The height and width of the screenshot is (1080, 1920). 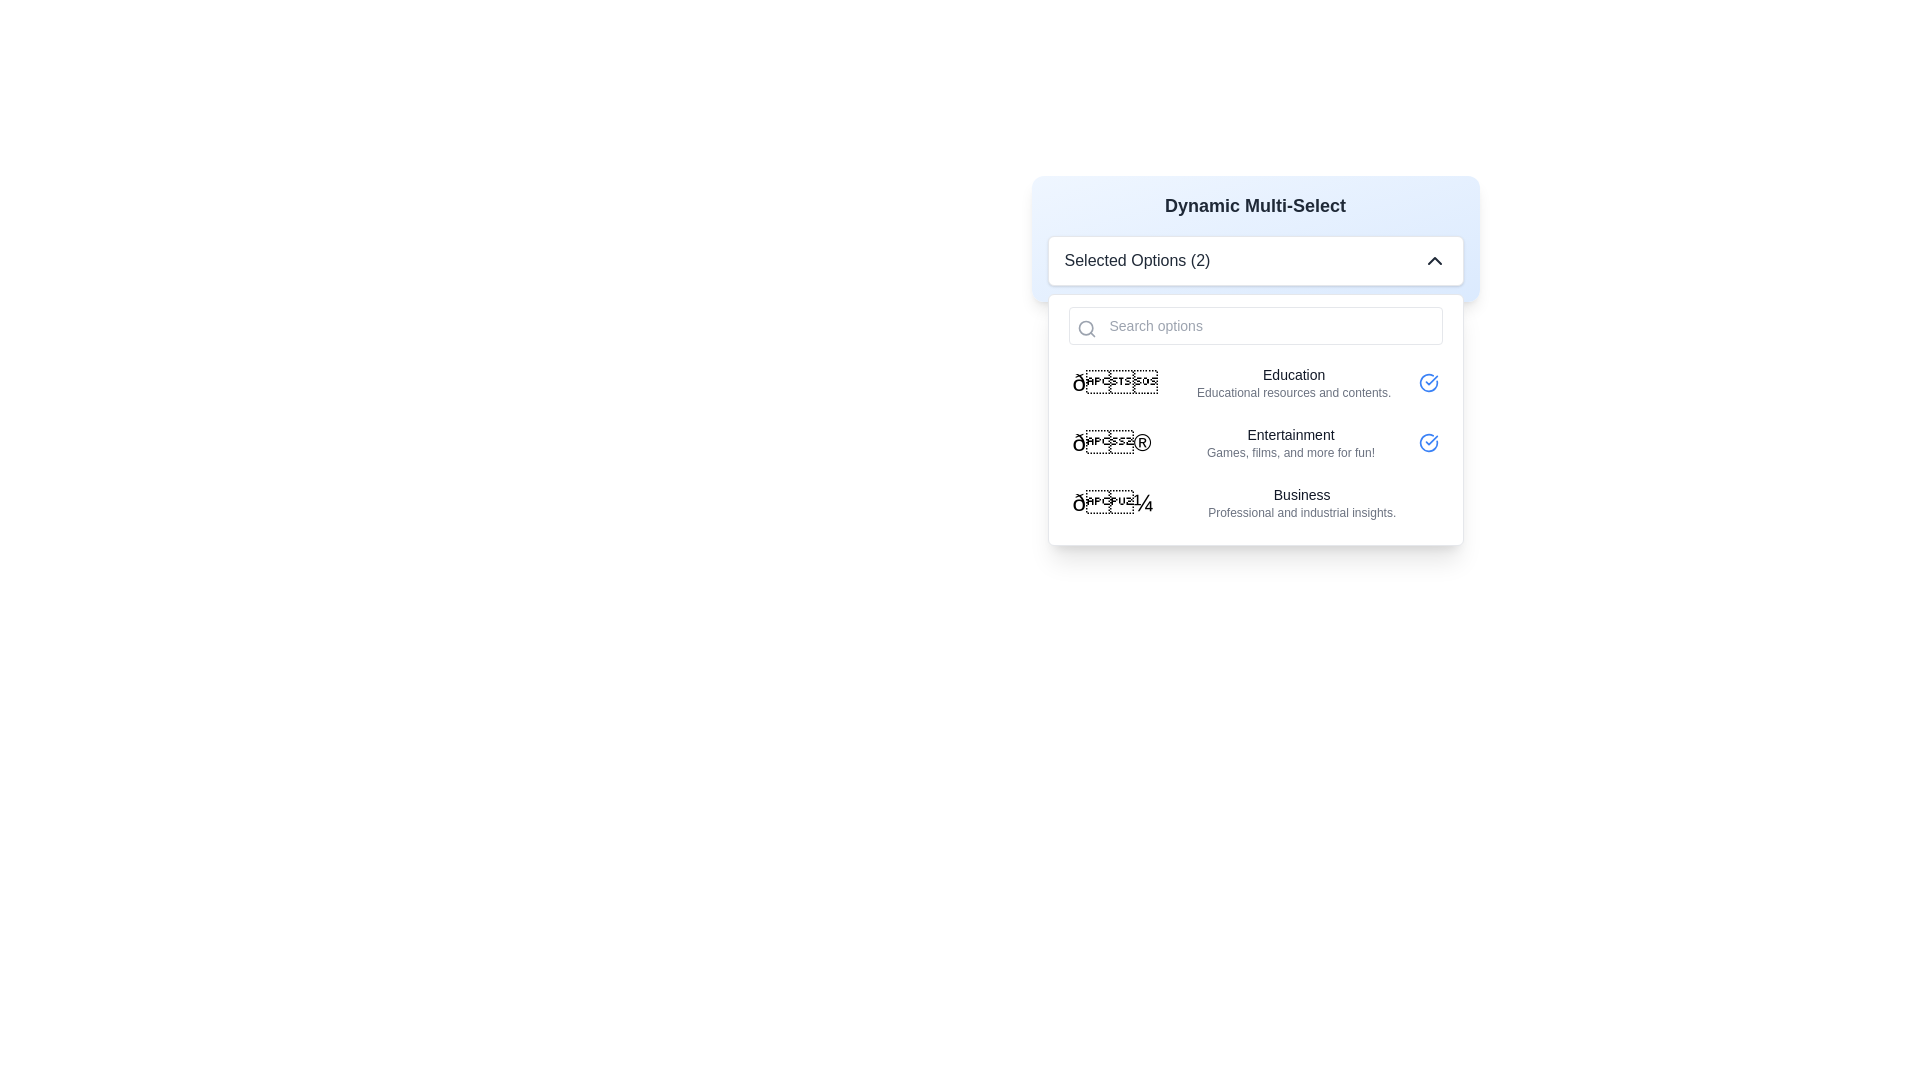 What do you see at coordinates (1254, 442) in the screenshot?
I see `the second item in the vertical list of options` at bounding box center [1254, 442].